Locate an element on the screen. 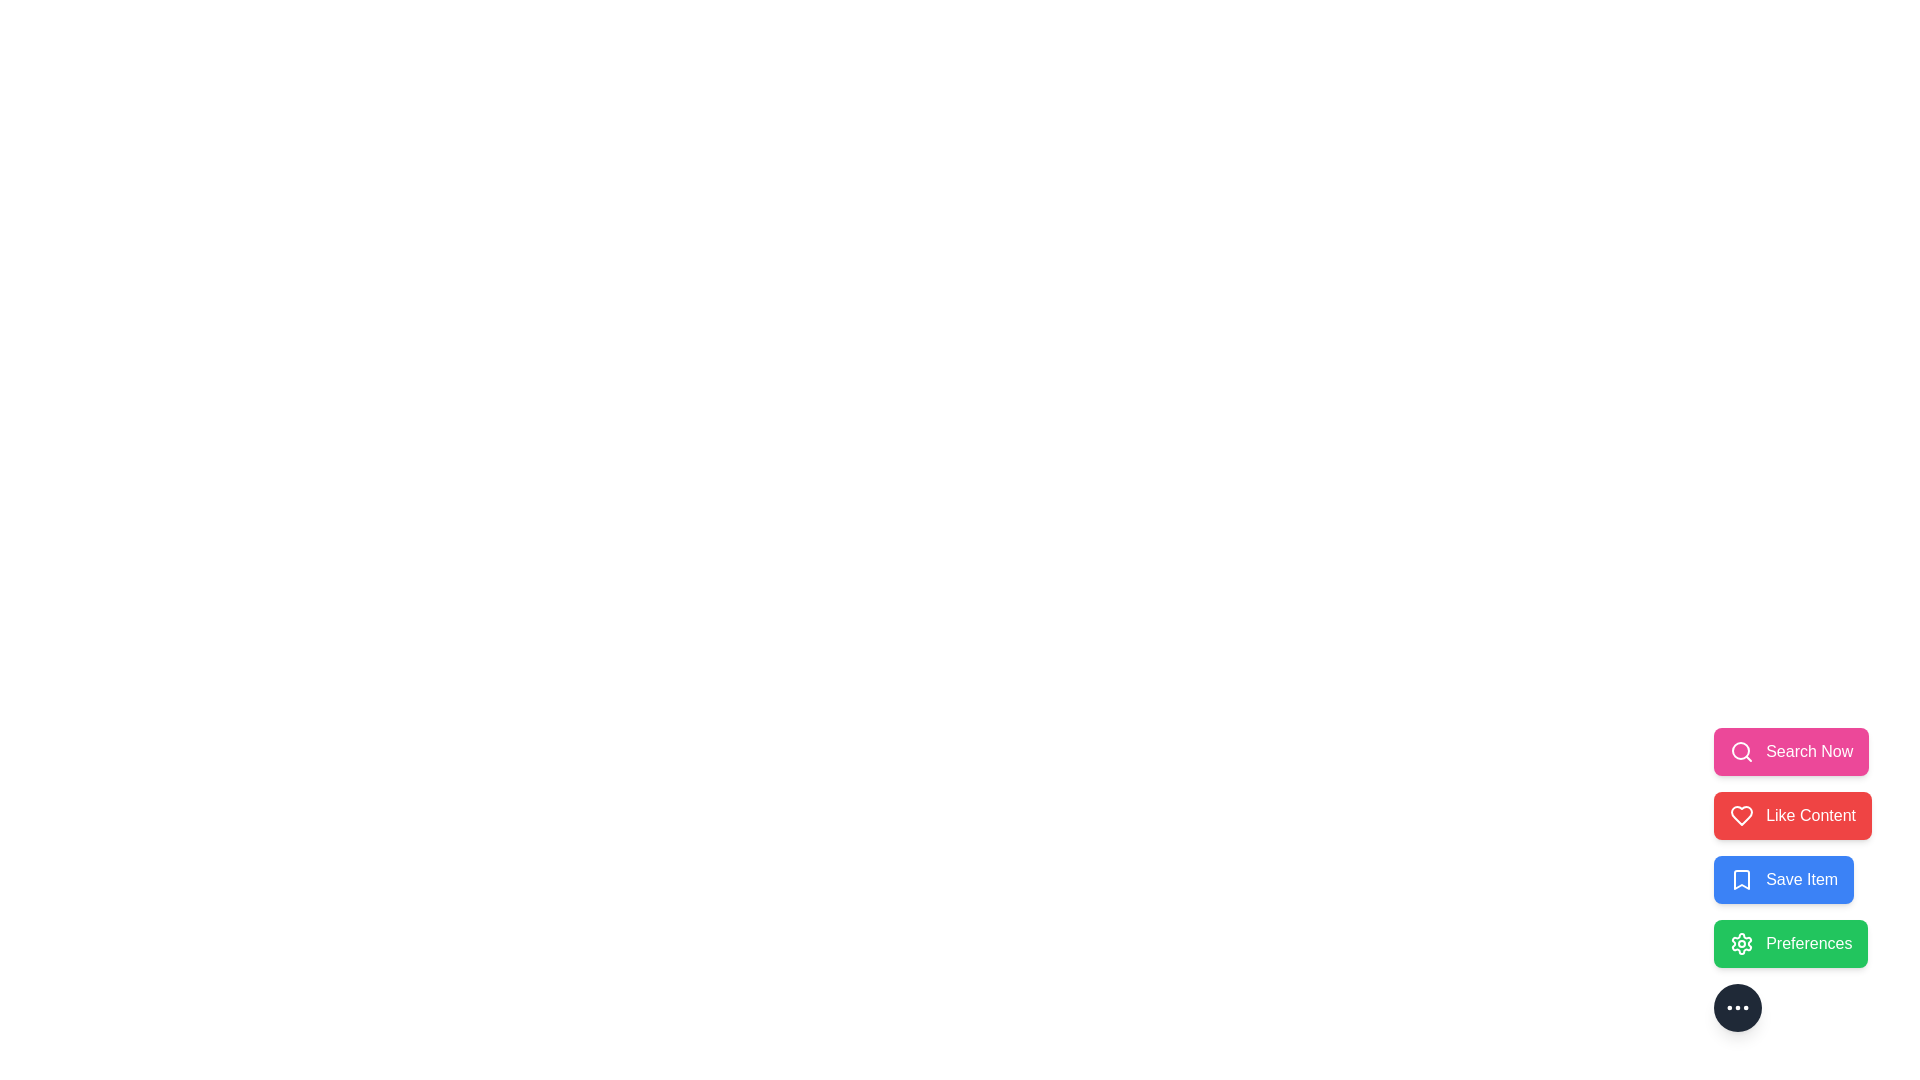  the action Search Now from the menu is located at coordinates (1790, 752).